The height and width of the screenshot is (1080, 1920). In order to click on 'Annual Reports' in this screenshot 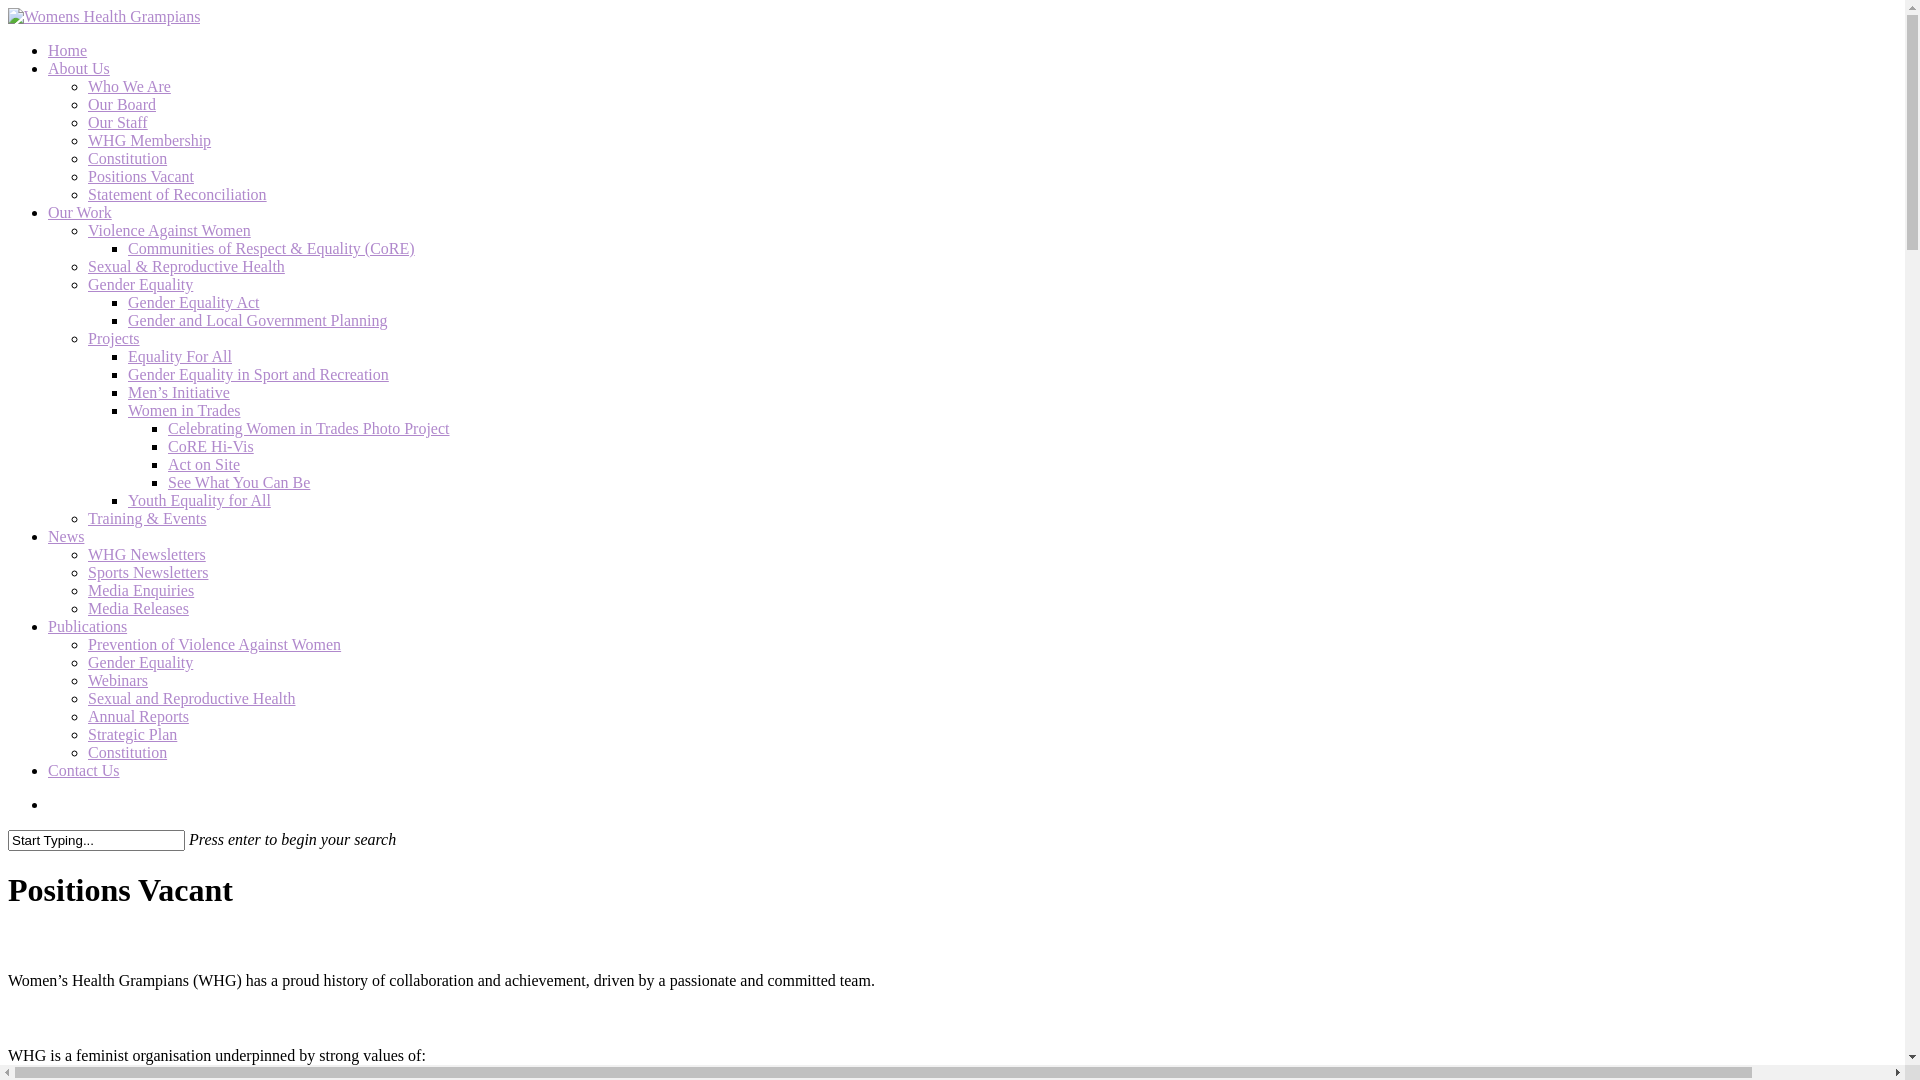, I will do `click(137, 715)`.